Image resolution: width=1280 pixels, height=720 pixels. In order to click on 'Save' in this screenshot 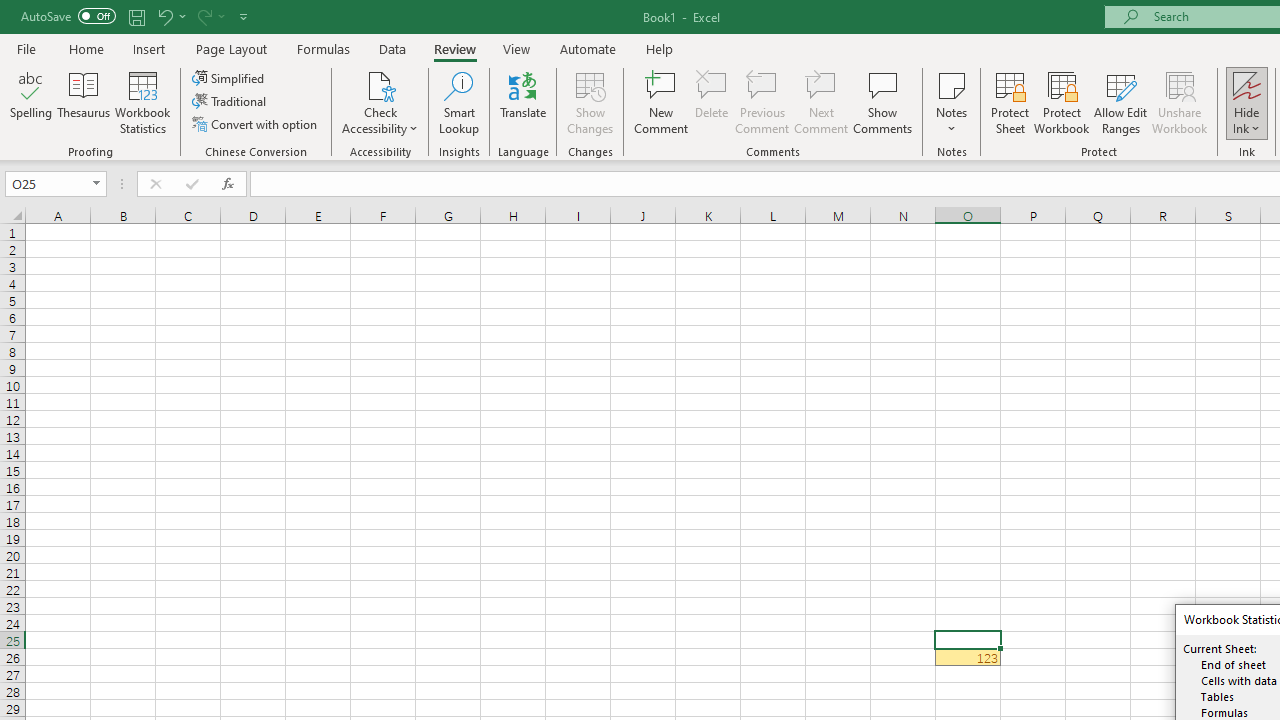, I will do `click(135, 16)`.